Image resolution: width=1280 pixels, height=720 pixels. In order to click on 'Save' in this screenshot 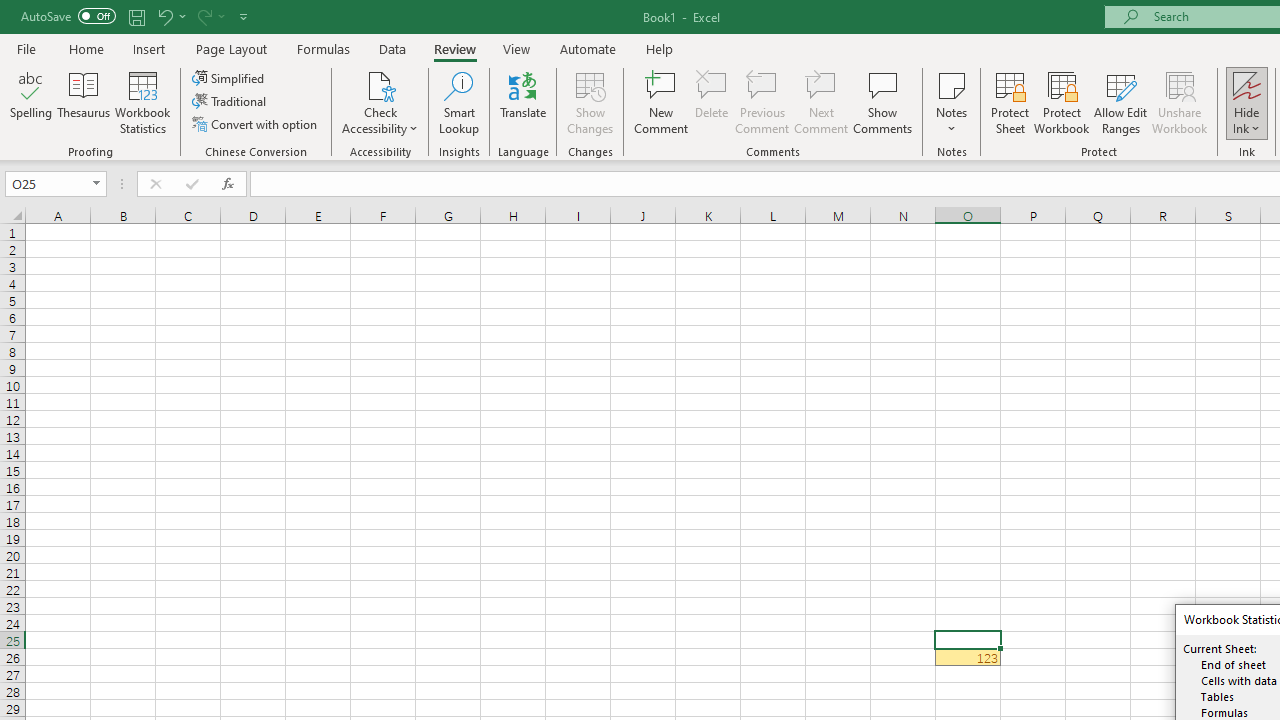, I will do `click(135, 16)`.